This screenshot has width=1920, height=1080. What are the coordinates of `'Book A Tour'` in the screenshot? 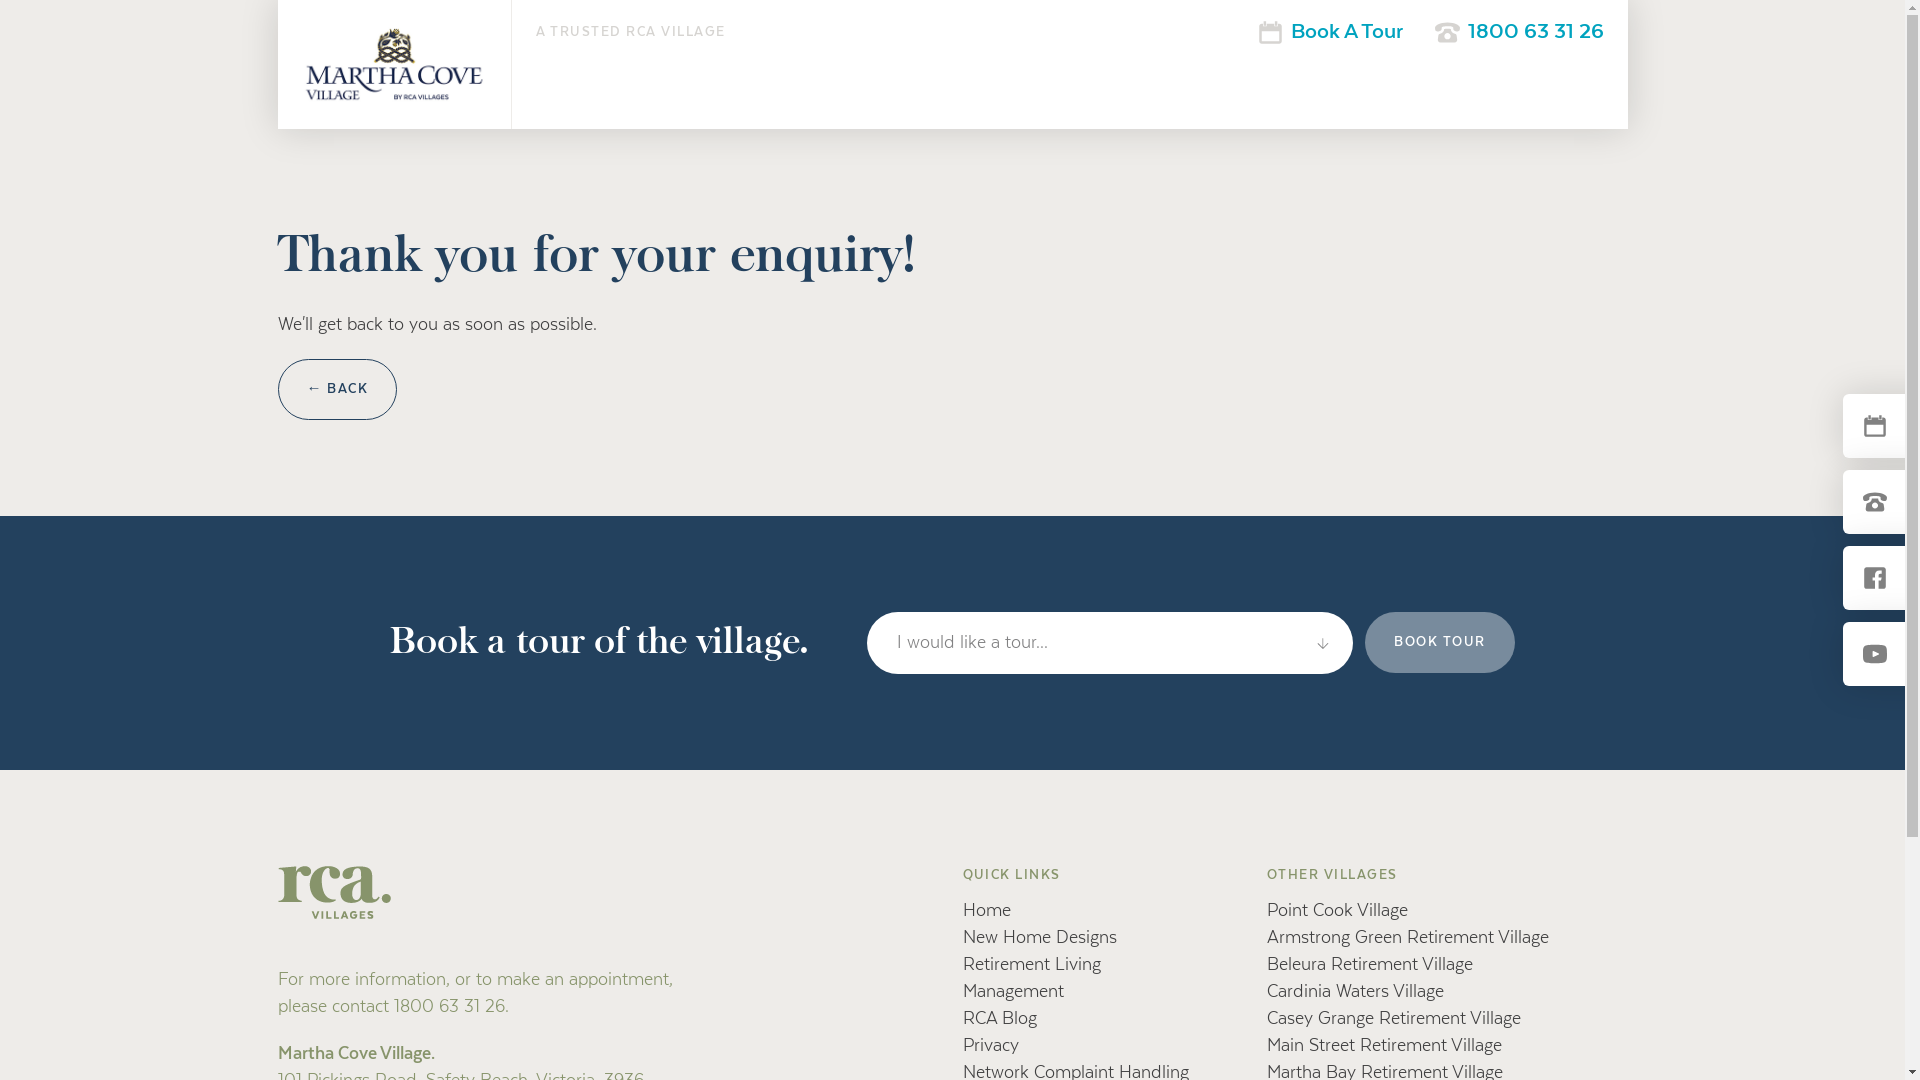 It's located at (1330, 31).